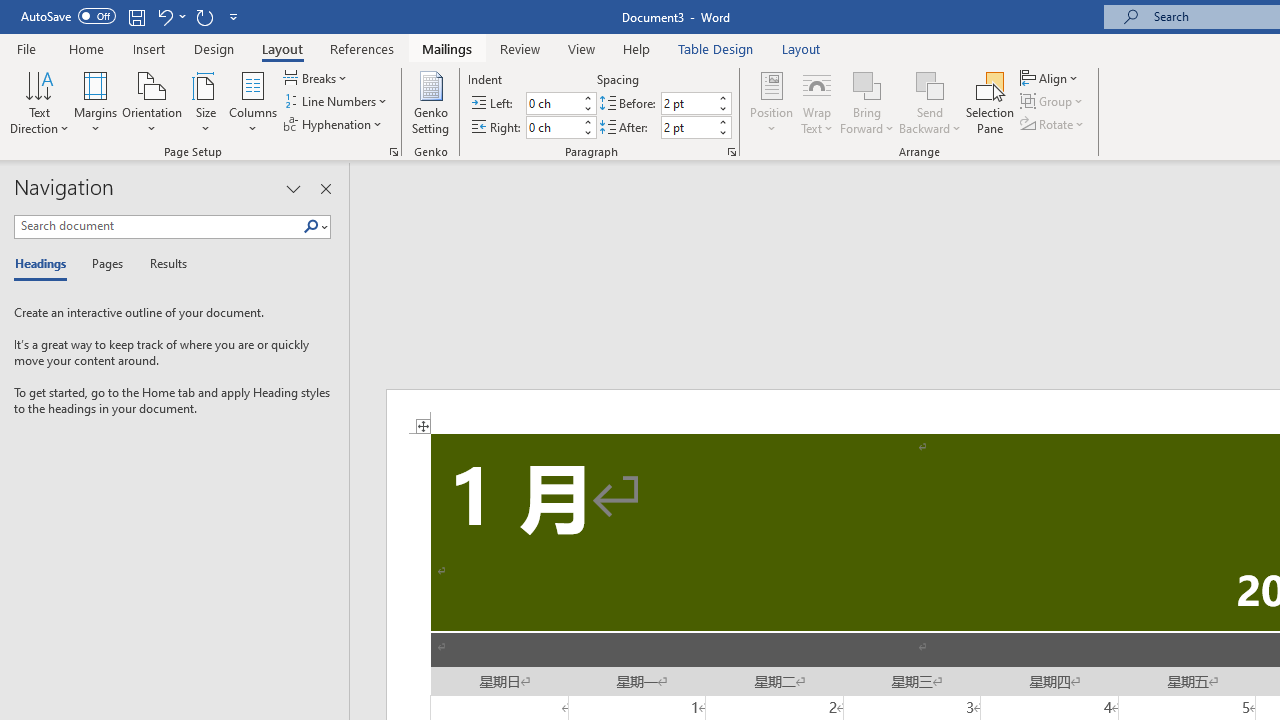 Image resolution: width=1280 pixels, height=720 pixels. Describe the element at coordinates (151, 103) in the screenshot. I see `'Orientation'` at that location.